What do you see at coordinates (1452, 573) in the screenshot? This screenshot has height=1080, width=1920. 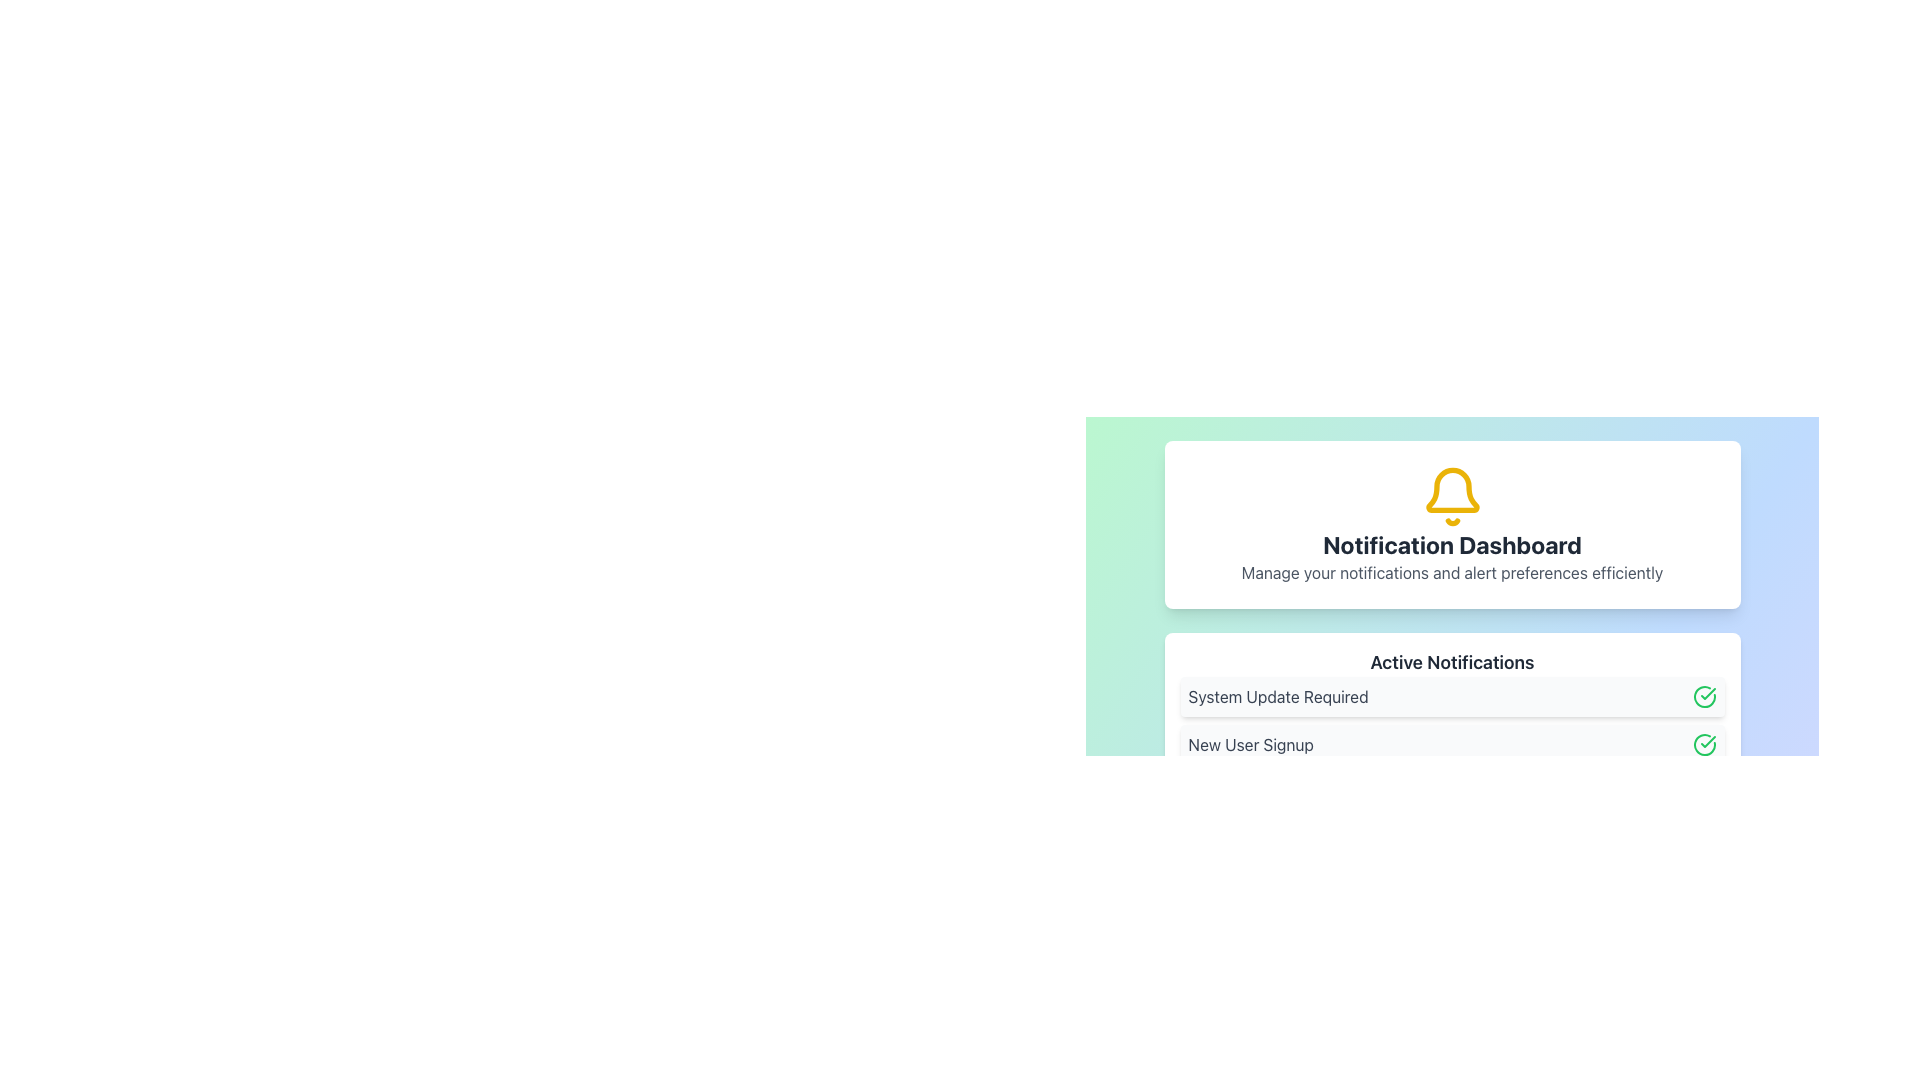 I see `the text label that describes the purpose of the 'Notification Dashboard' section, which is located within a white card, below the bold title 'Notification Dashboard' and above 'Active Notifications'` at bounding box center [1452, 573].